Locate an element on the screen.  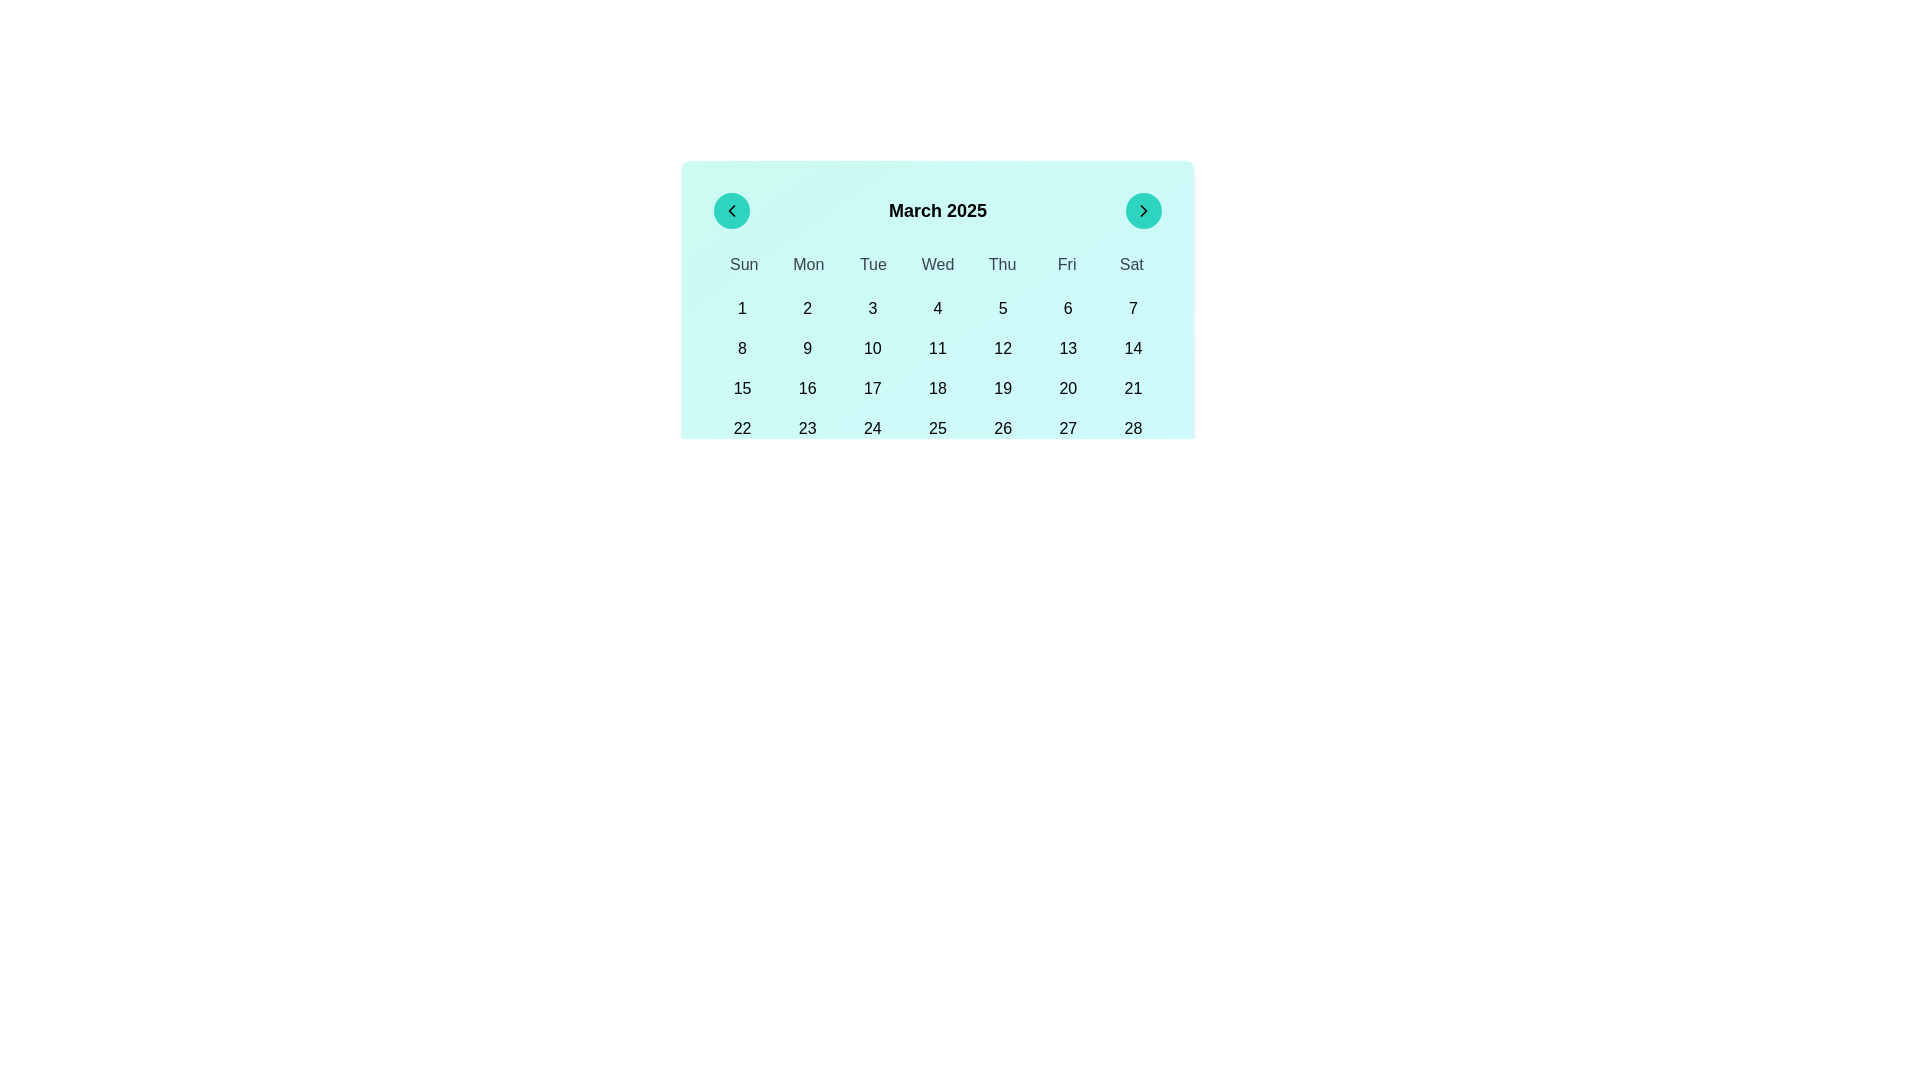
the small, rounded, light blue button labeled '7' in the calendar grid under the 'Sat' column is located at coordinates (1133, 308).